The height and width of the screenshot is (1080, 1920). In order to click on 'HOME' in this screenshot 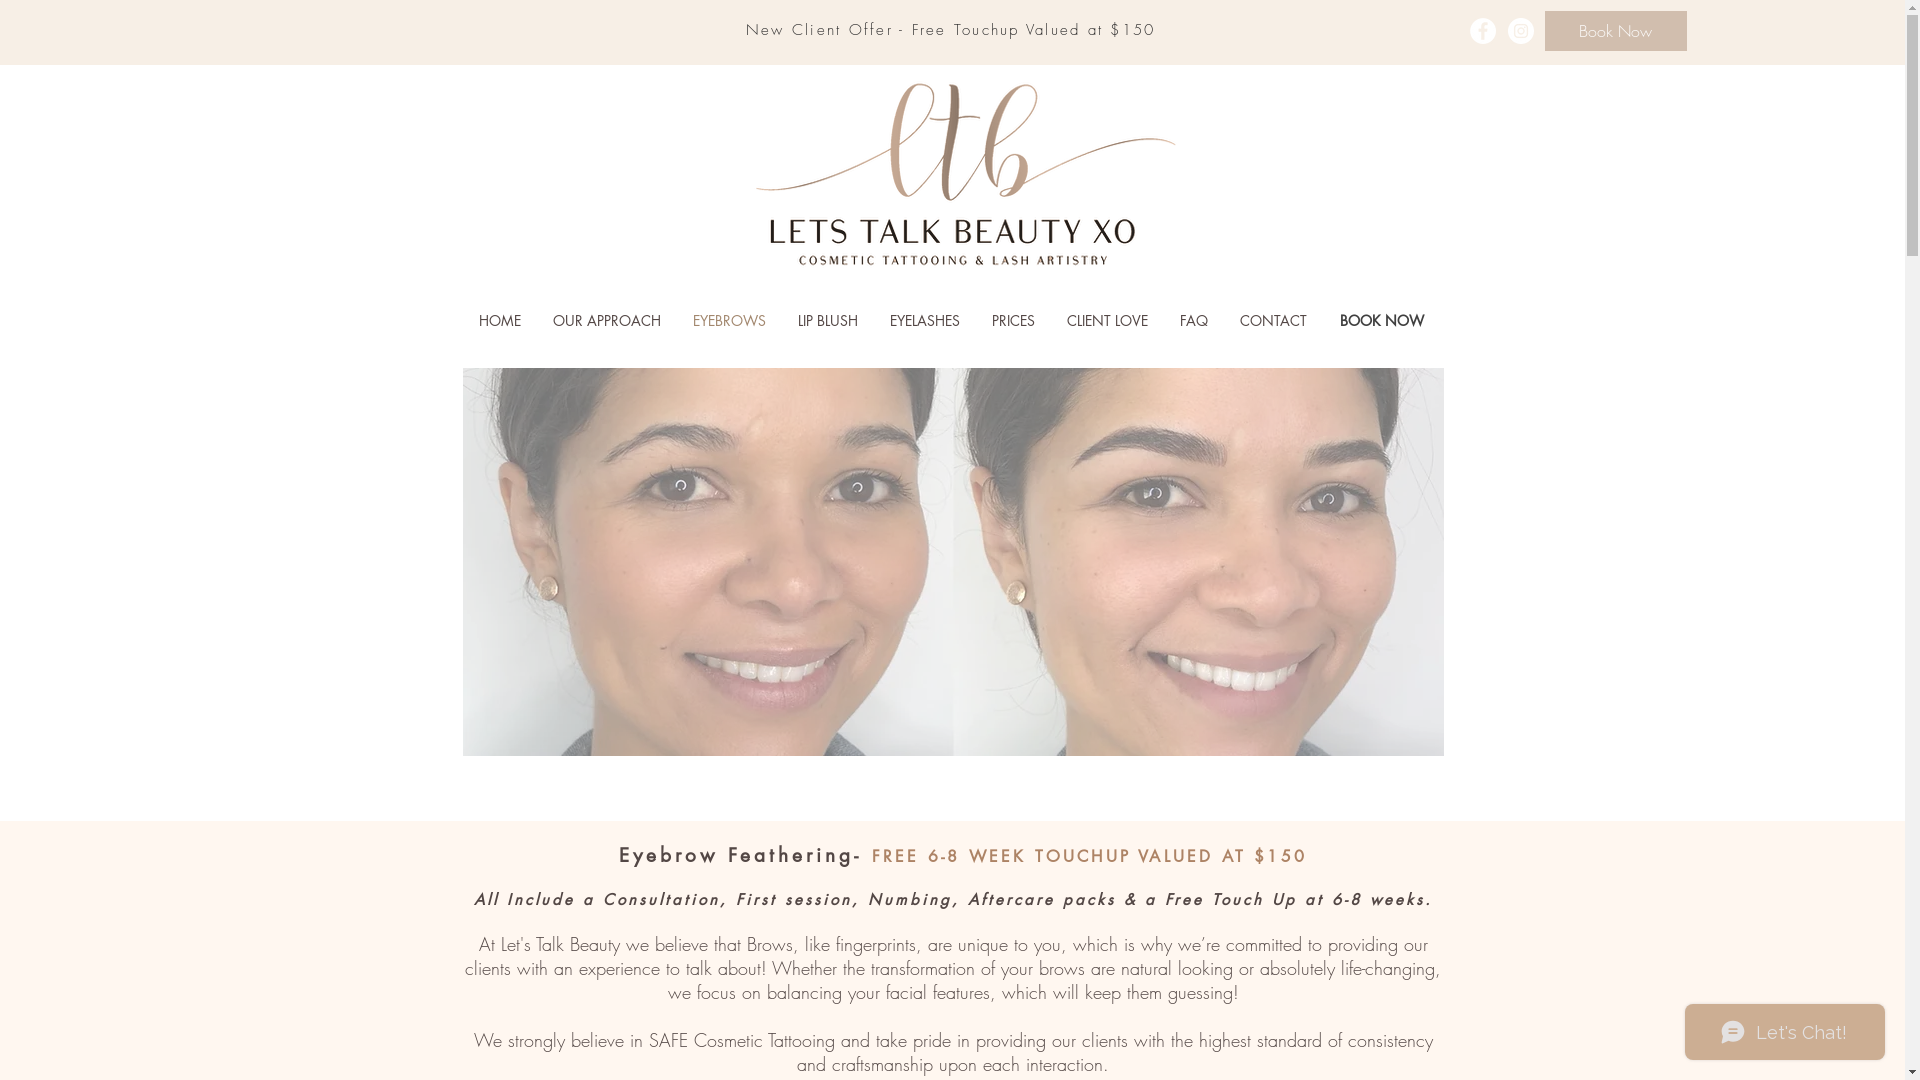, I will do `click(499, 319)`.